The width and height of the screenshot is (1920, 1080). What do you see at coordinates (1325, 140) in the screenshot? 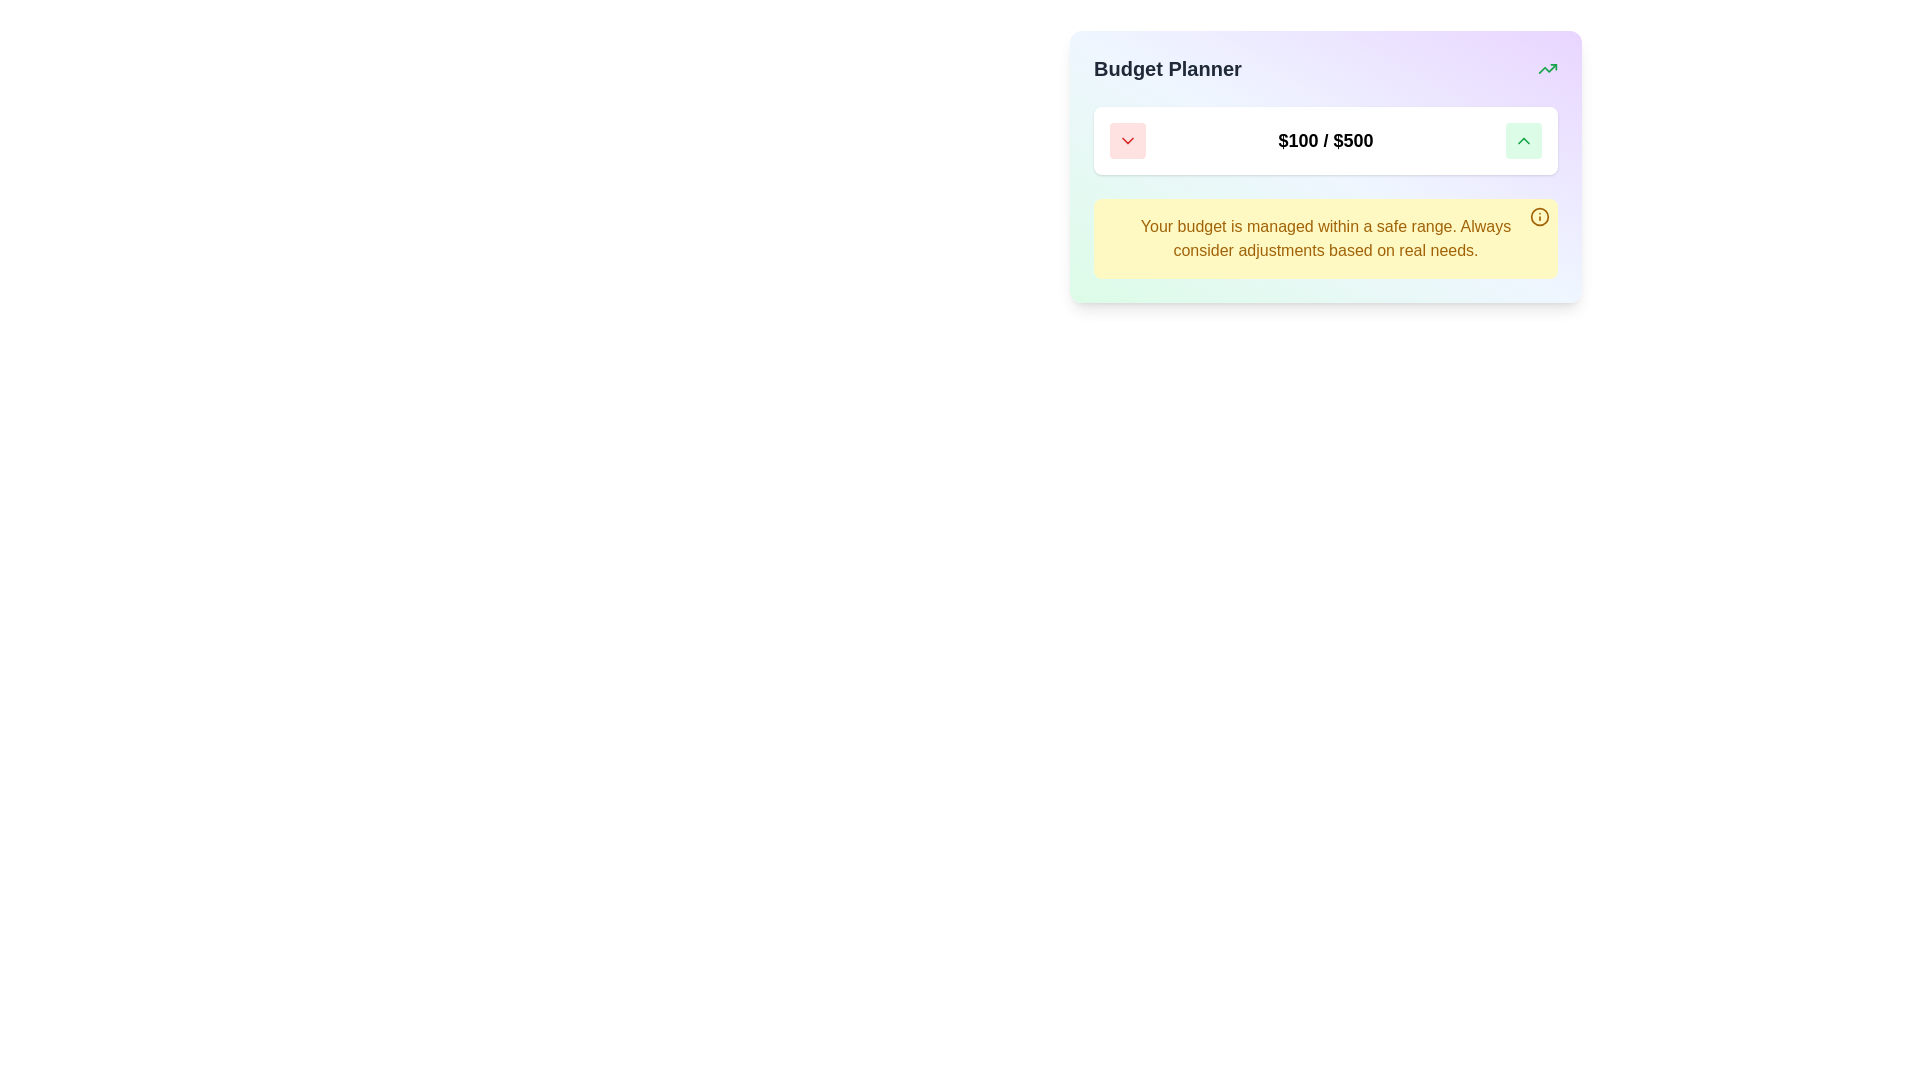
I see `the text display showing monetary amounts '$100' and '$500' in bold font, centrally aligned within the 'Budget Planner' box` at bounding box center [1325, 140].